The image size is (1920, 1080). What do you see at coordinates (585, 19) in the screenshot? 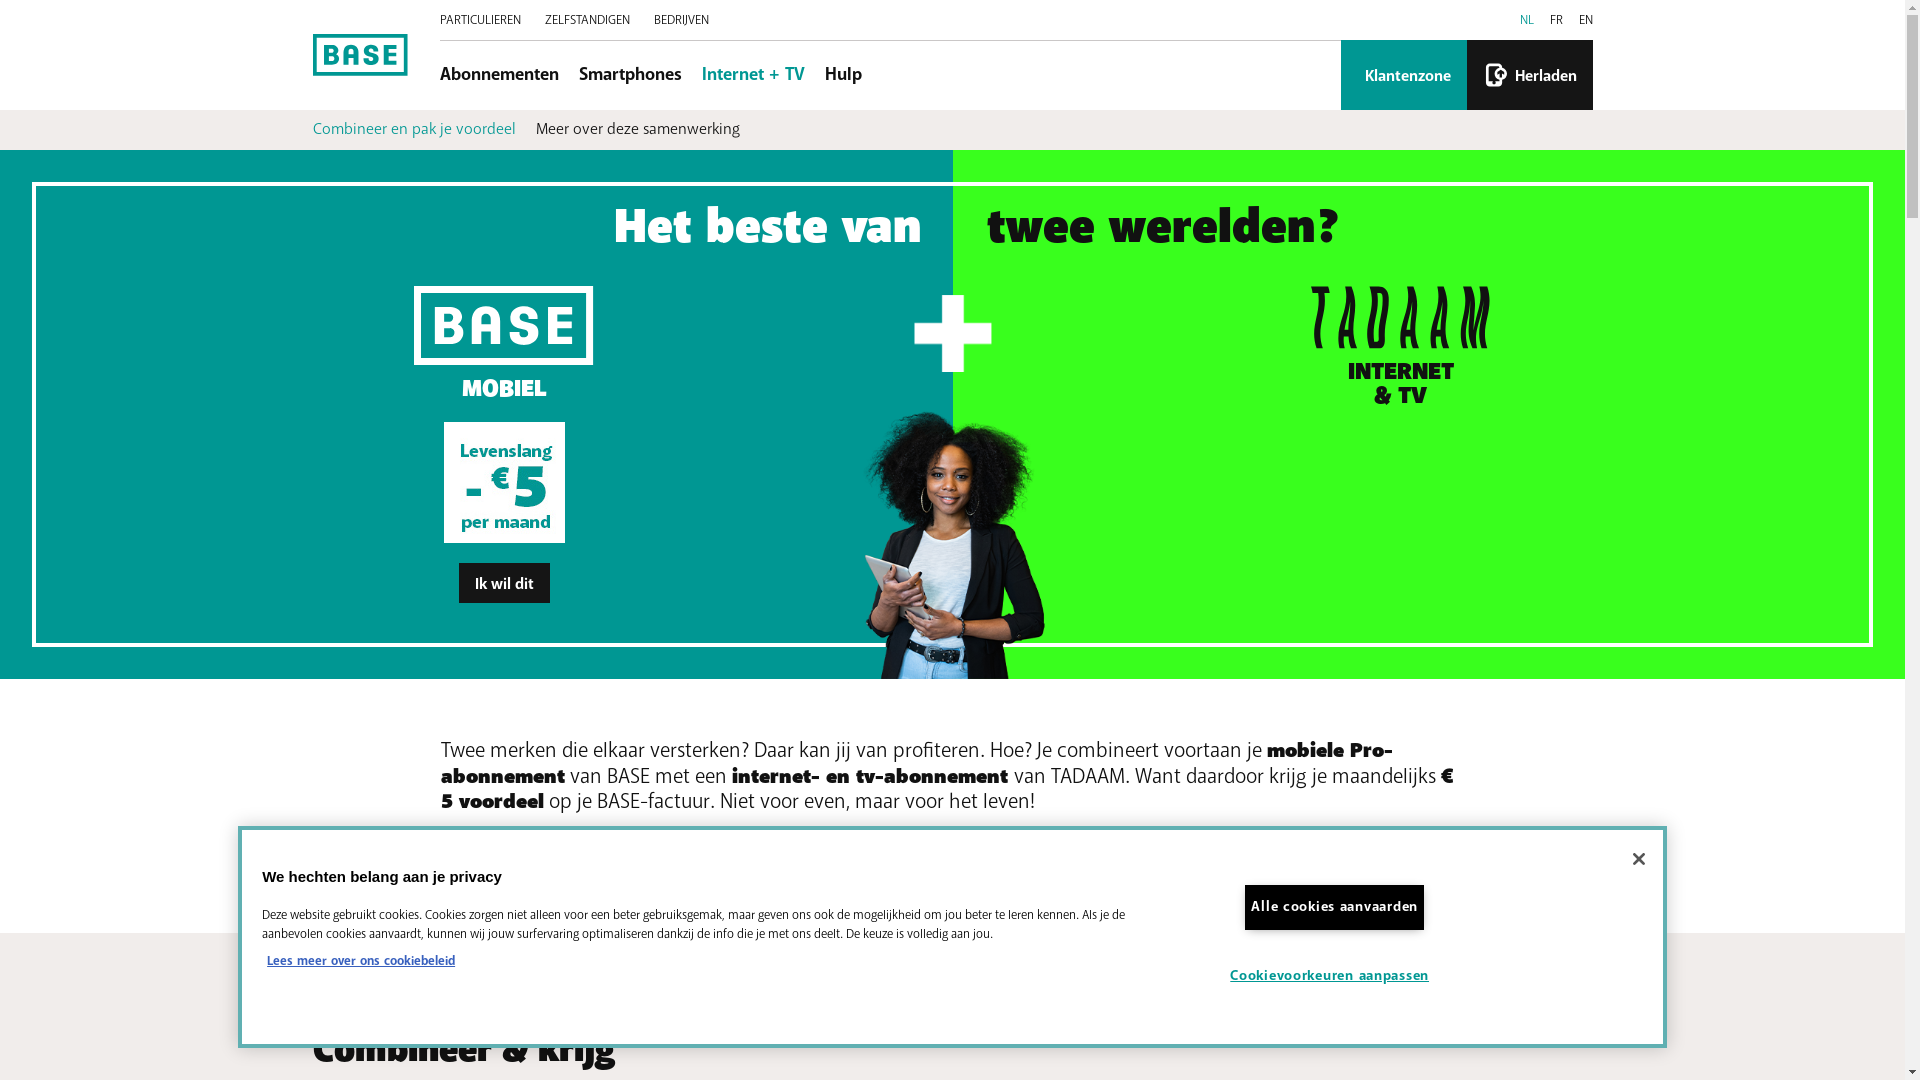
I see `'ZELFSTANDIGEN'` at bounding box center [585, 19].